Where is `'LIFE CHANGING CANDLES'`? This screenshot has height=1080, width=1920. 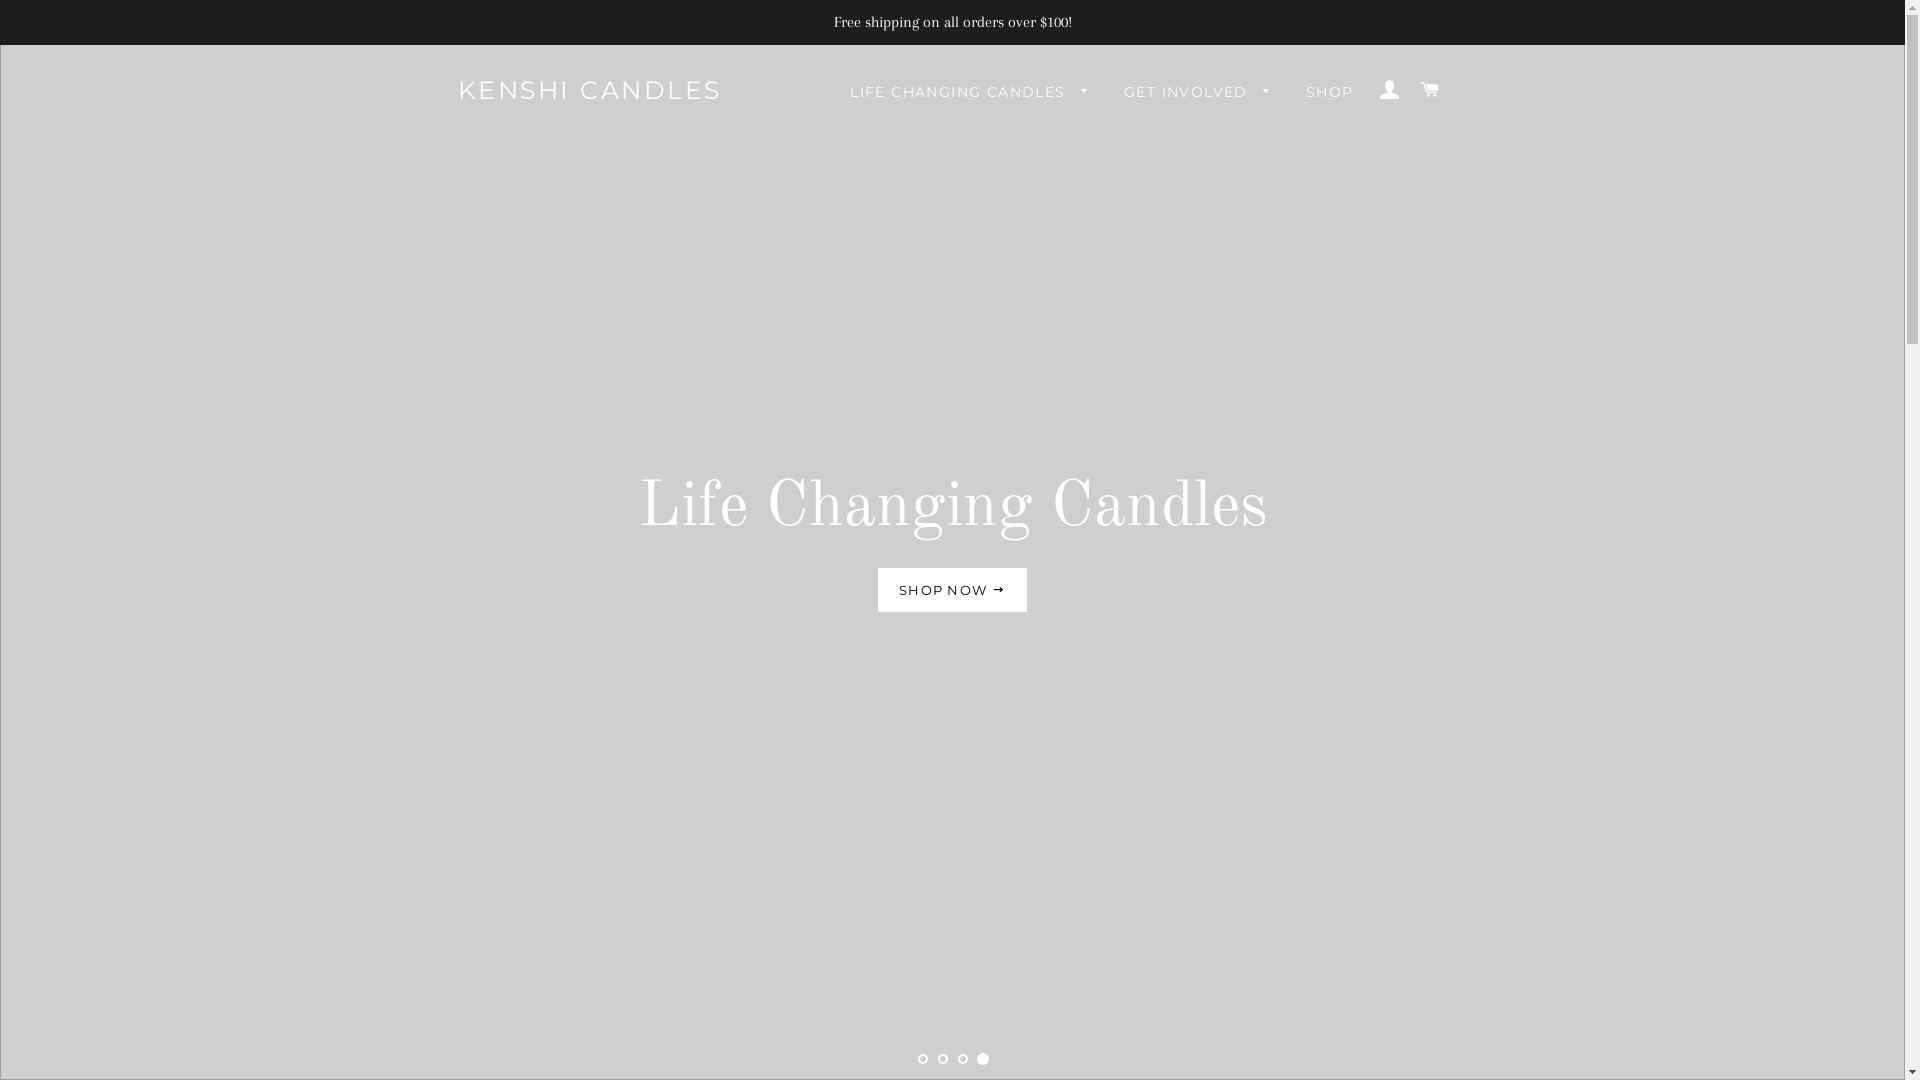
'LIFE CHANGING CANDLES' is located at coordinates (969, 92).